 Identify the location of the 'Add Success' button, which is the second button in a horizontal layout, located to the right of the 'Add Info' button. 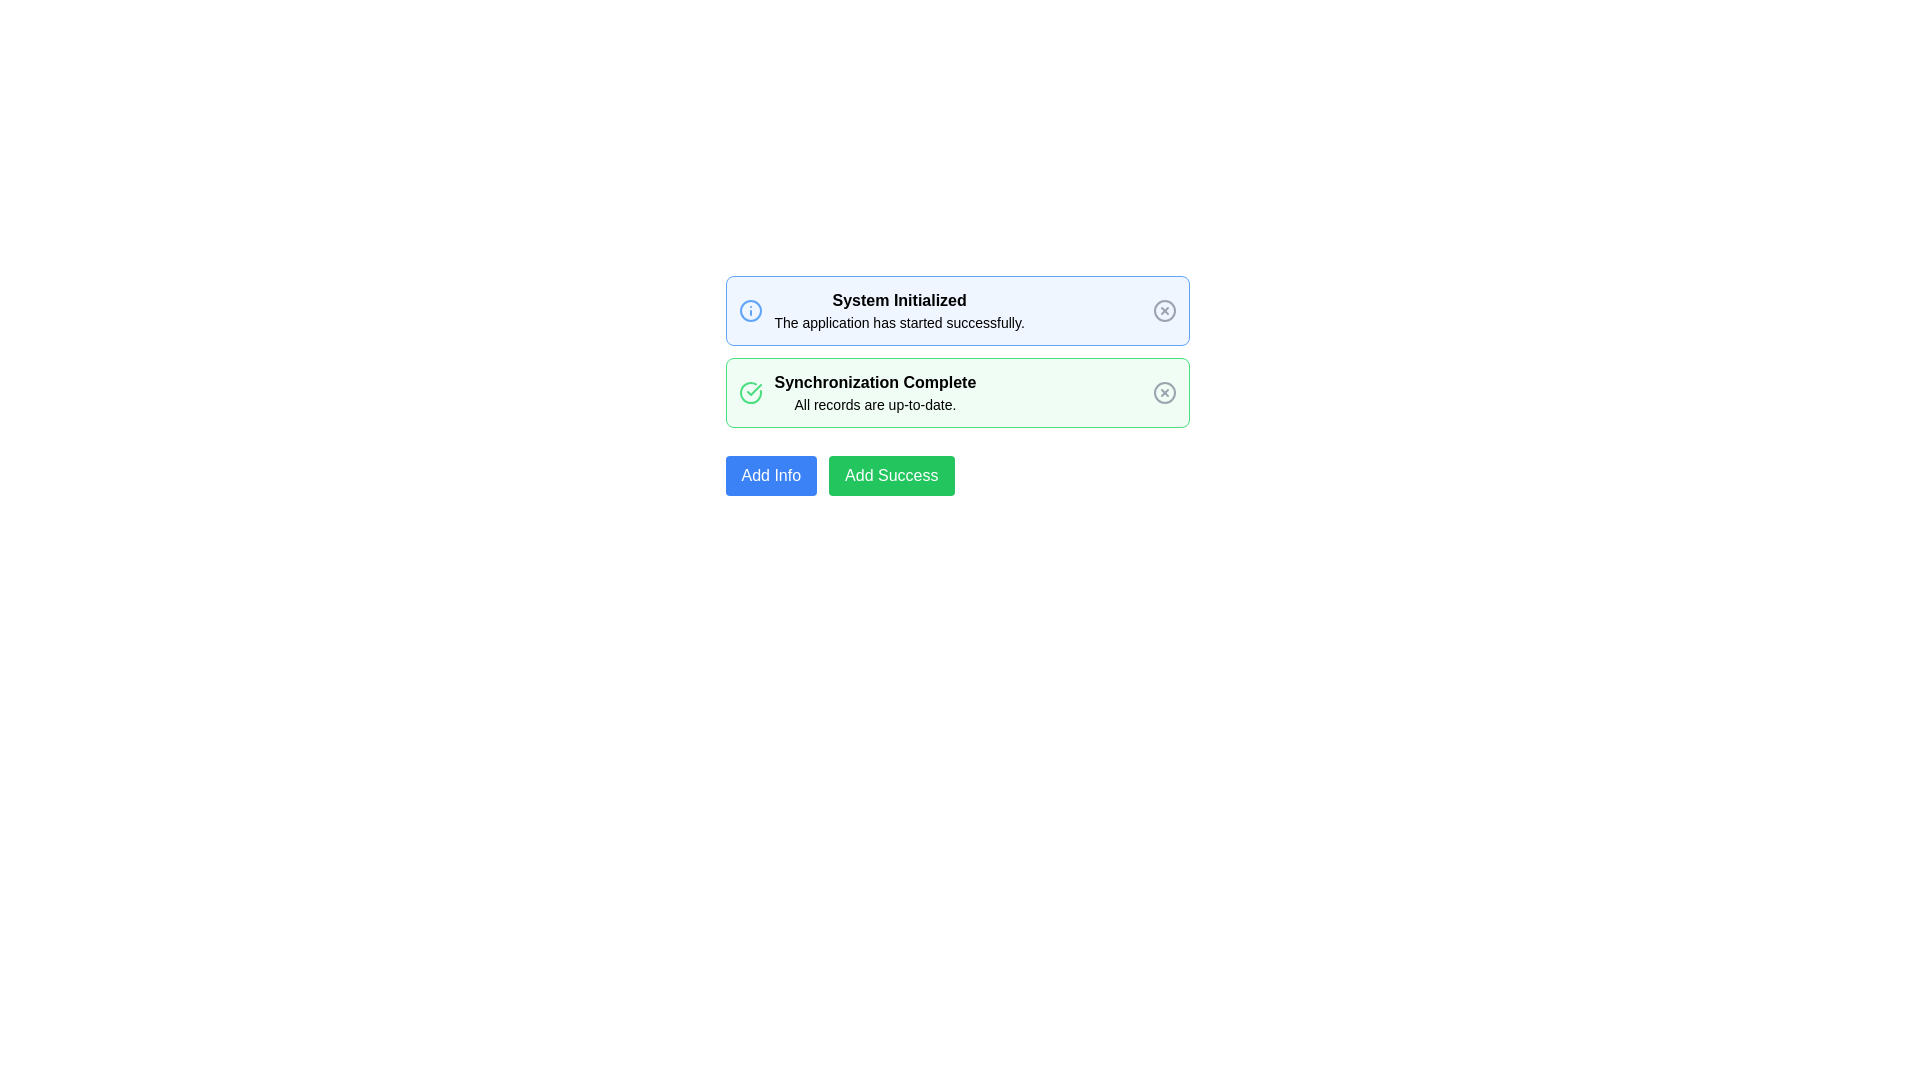
(890, 475).